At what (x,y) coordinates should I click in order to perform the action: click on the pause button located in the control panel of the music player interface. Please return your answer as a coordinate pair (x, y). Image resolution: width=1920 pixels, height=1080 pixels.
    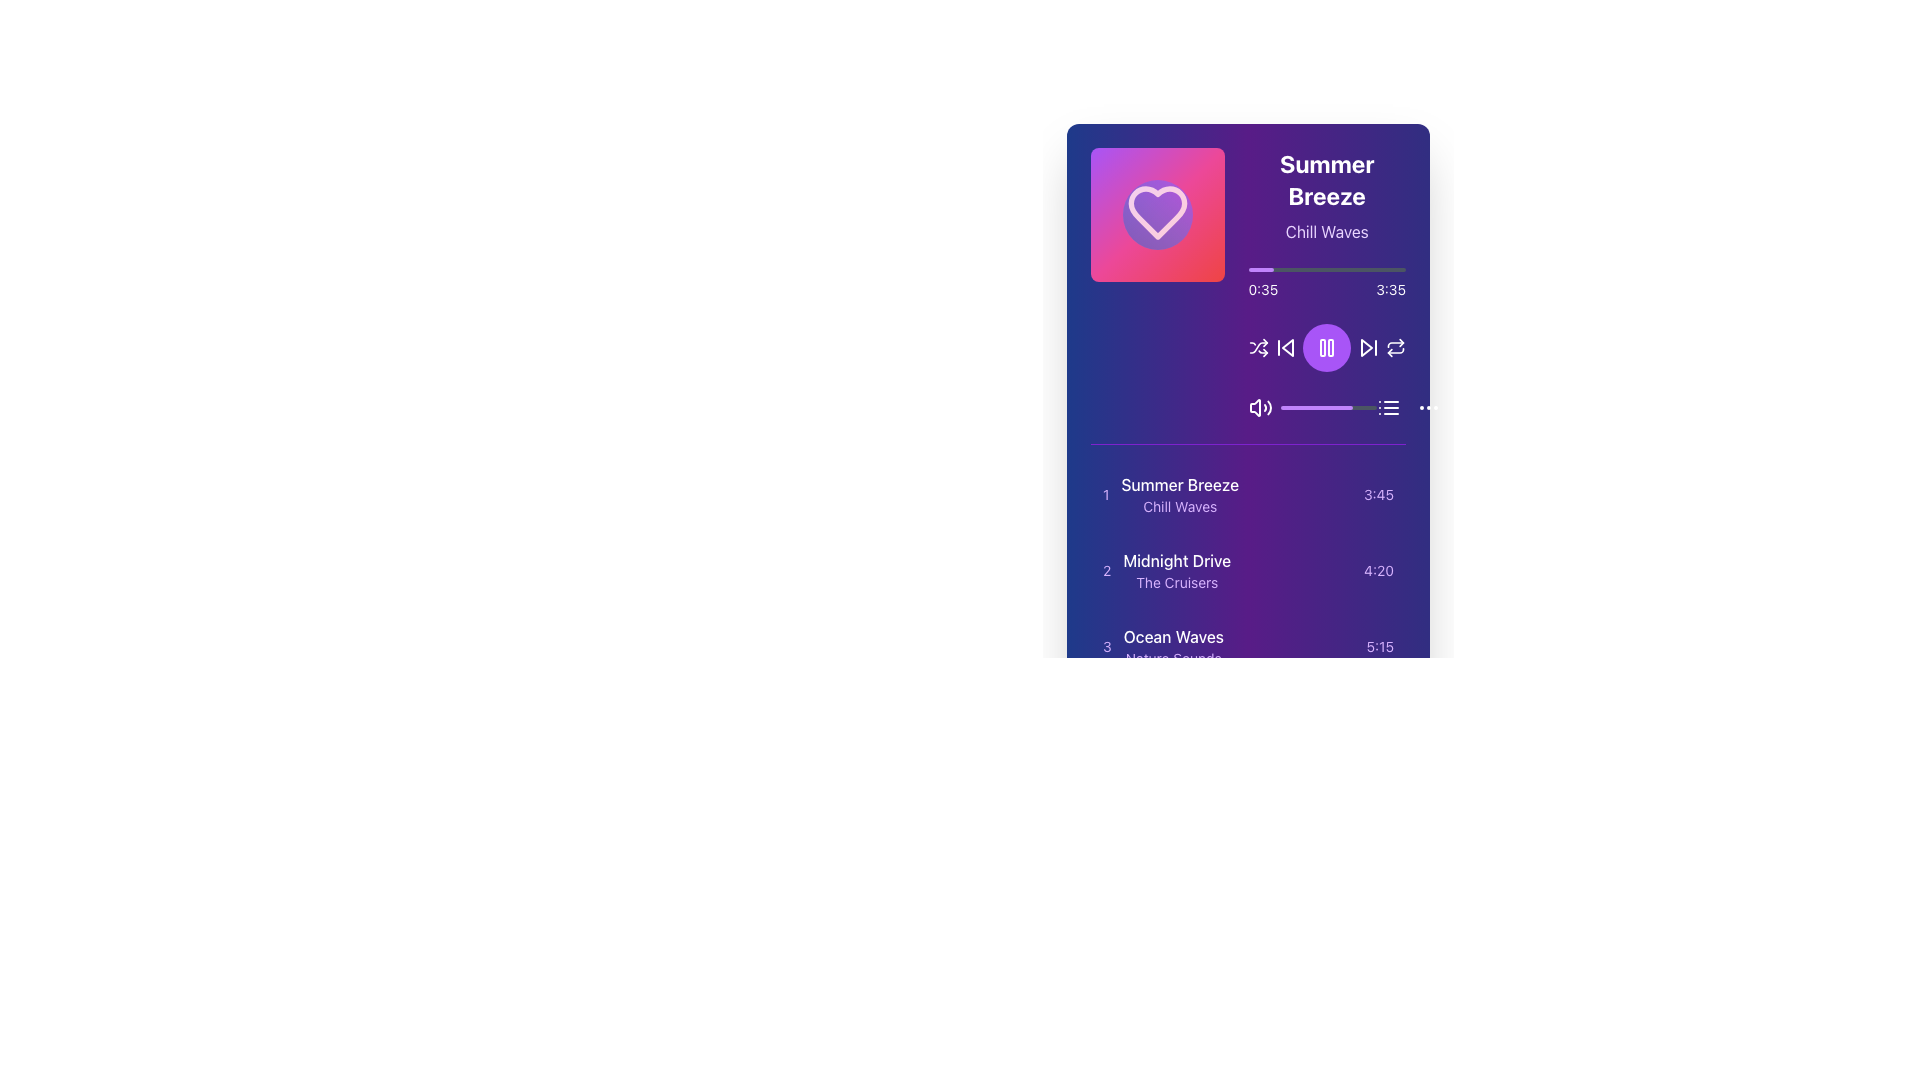
    Looking at the image, I should click on (1327, 346).